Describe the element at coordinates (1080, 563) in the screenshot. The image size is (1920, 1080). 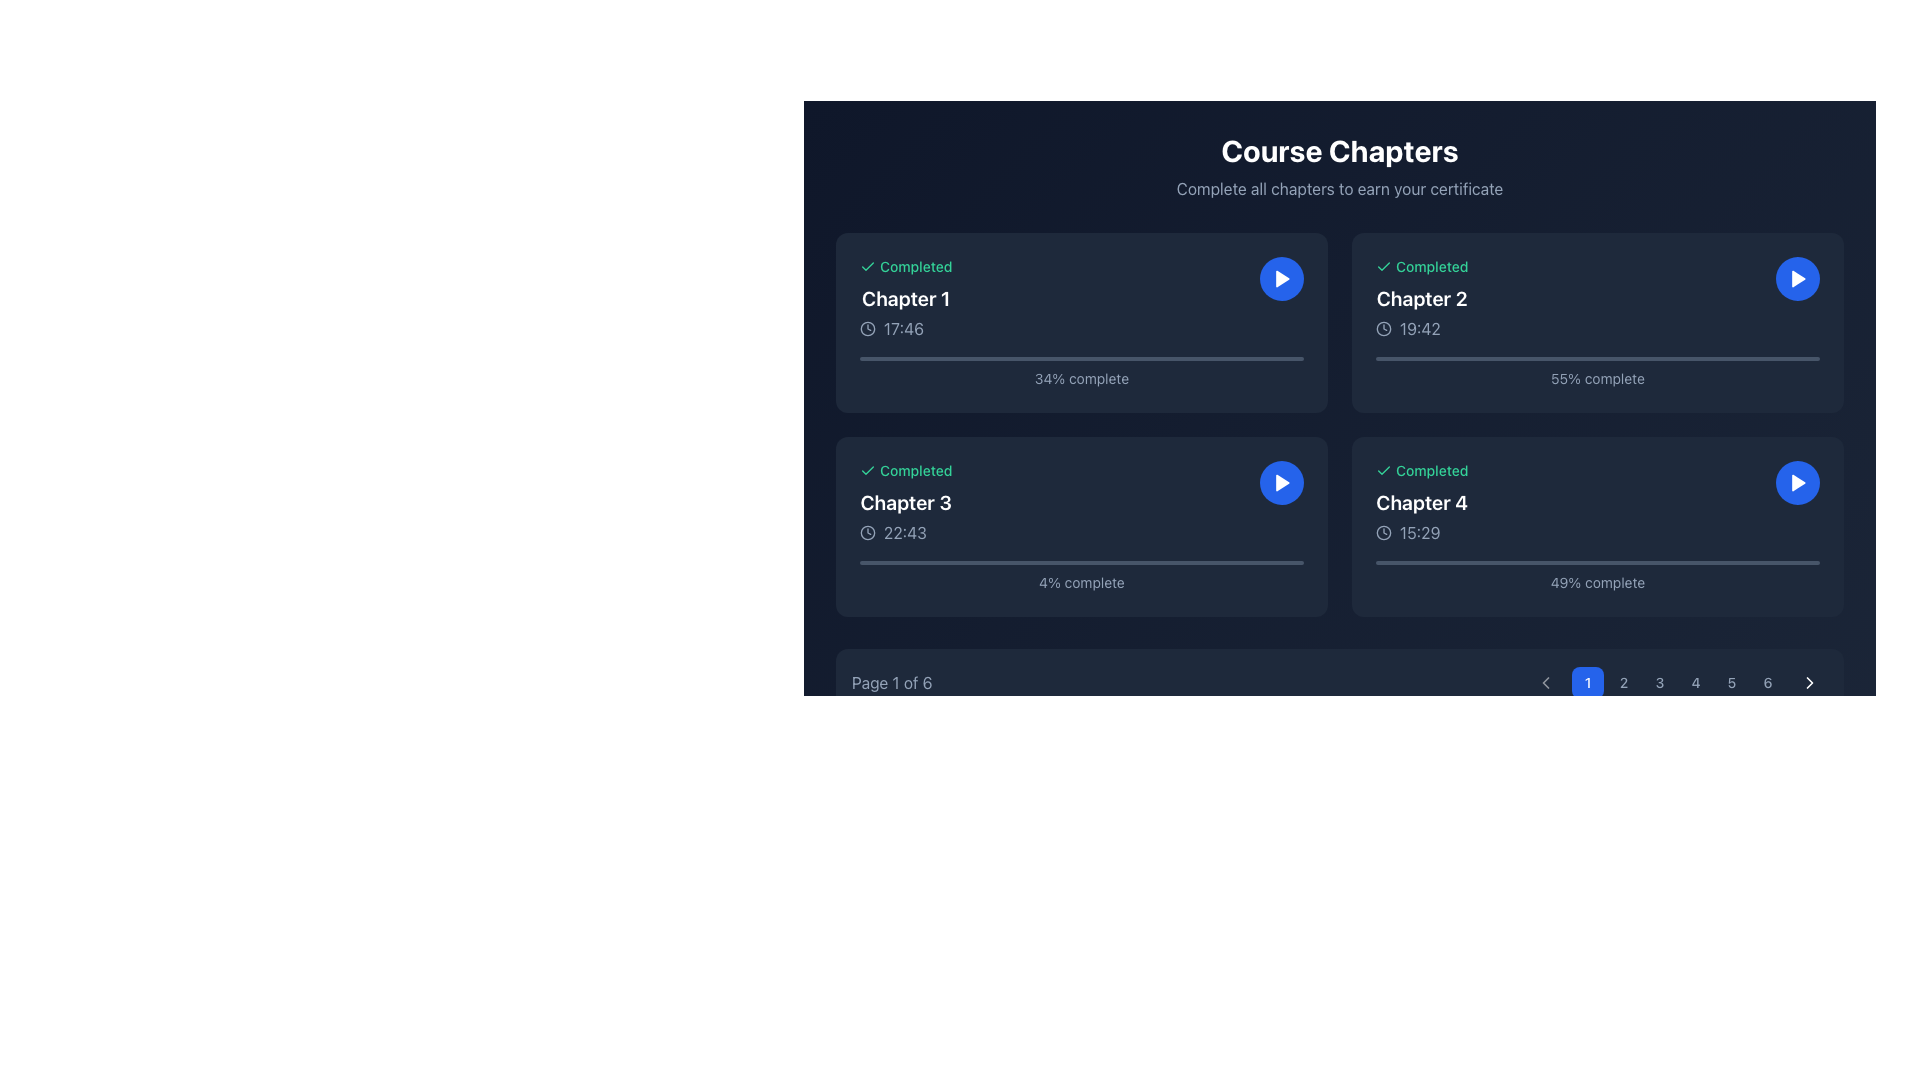
I see `the progress bar located under the text '4% complete' in the 'Chapter 3' card` at that location.